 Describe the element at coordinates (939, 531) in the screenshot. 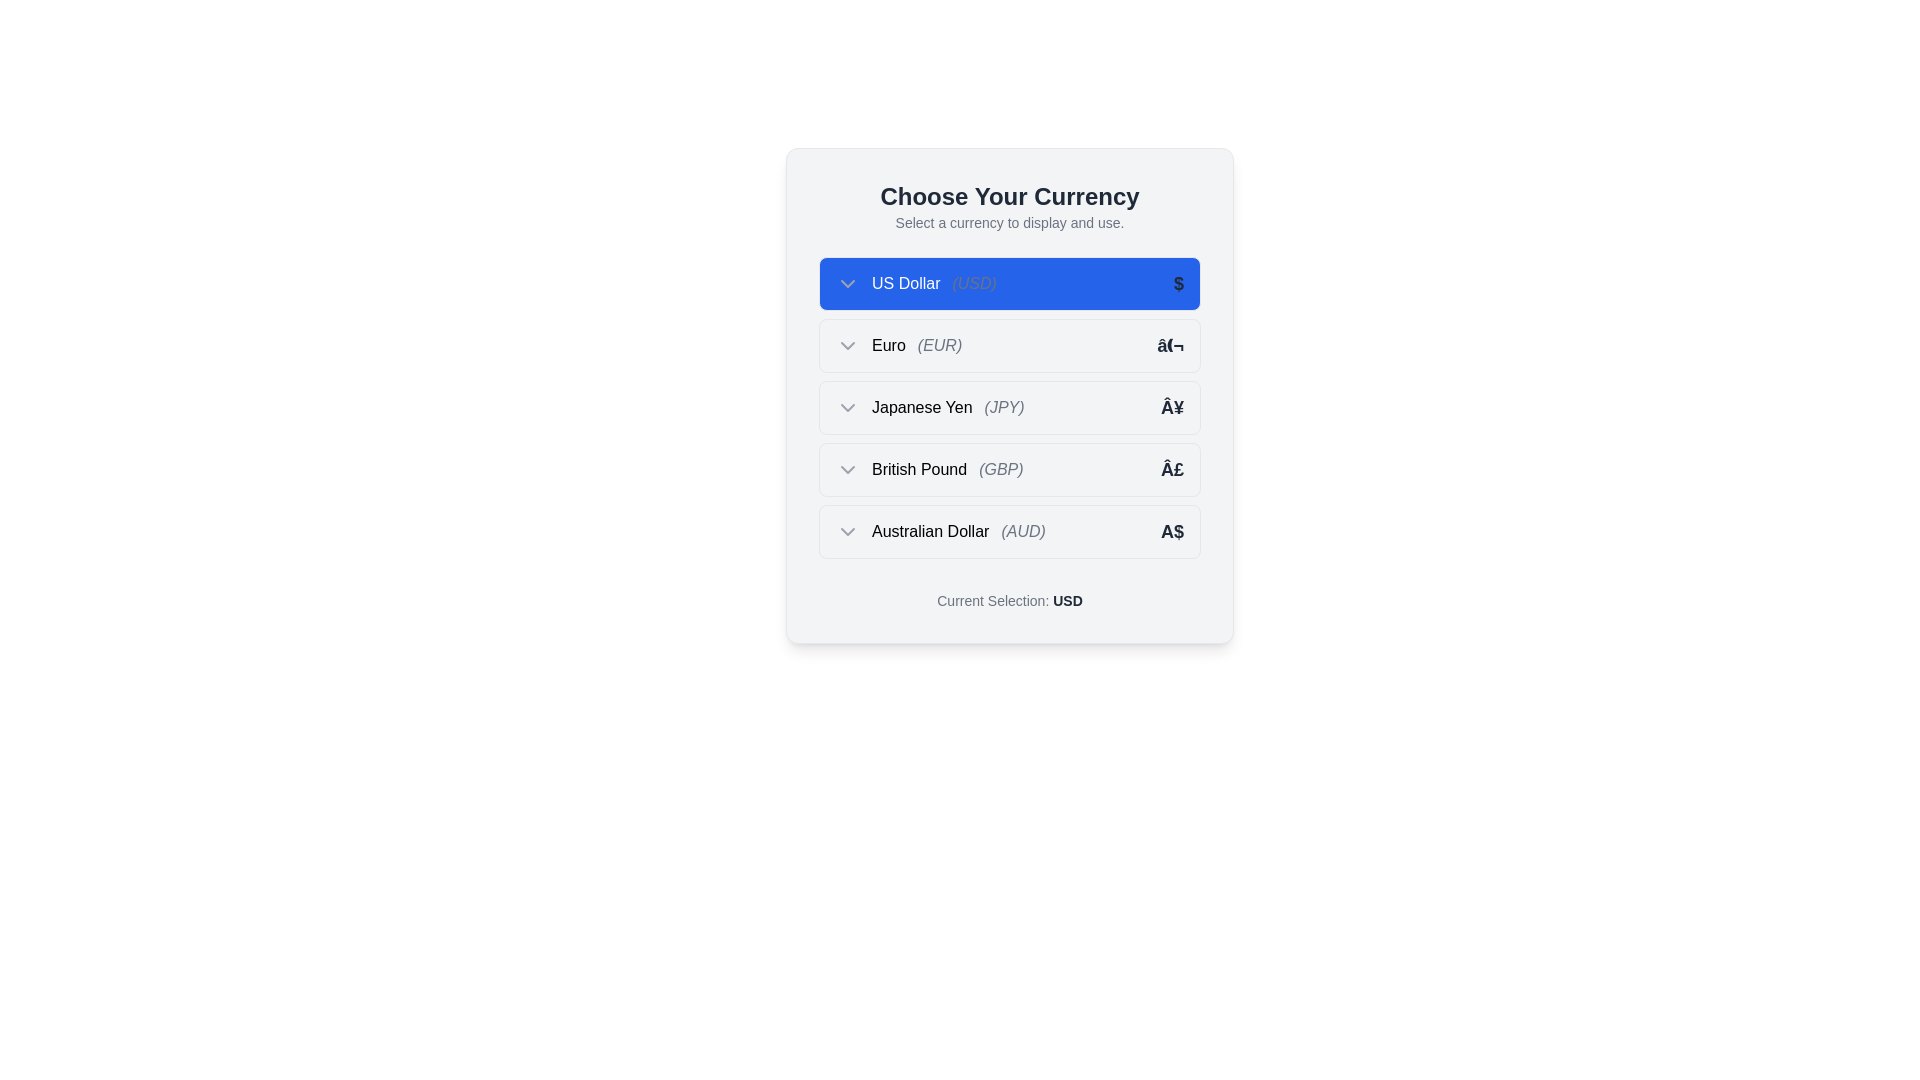

I see `the 'Australian Dollar (AUD)' text label with a chevron-down icon` at that location.